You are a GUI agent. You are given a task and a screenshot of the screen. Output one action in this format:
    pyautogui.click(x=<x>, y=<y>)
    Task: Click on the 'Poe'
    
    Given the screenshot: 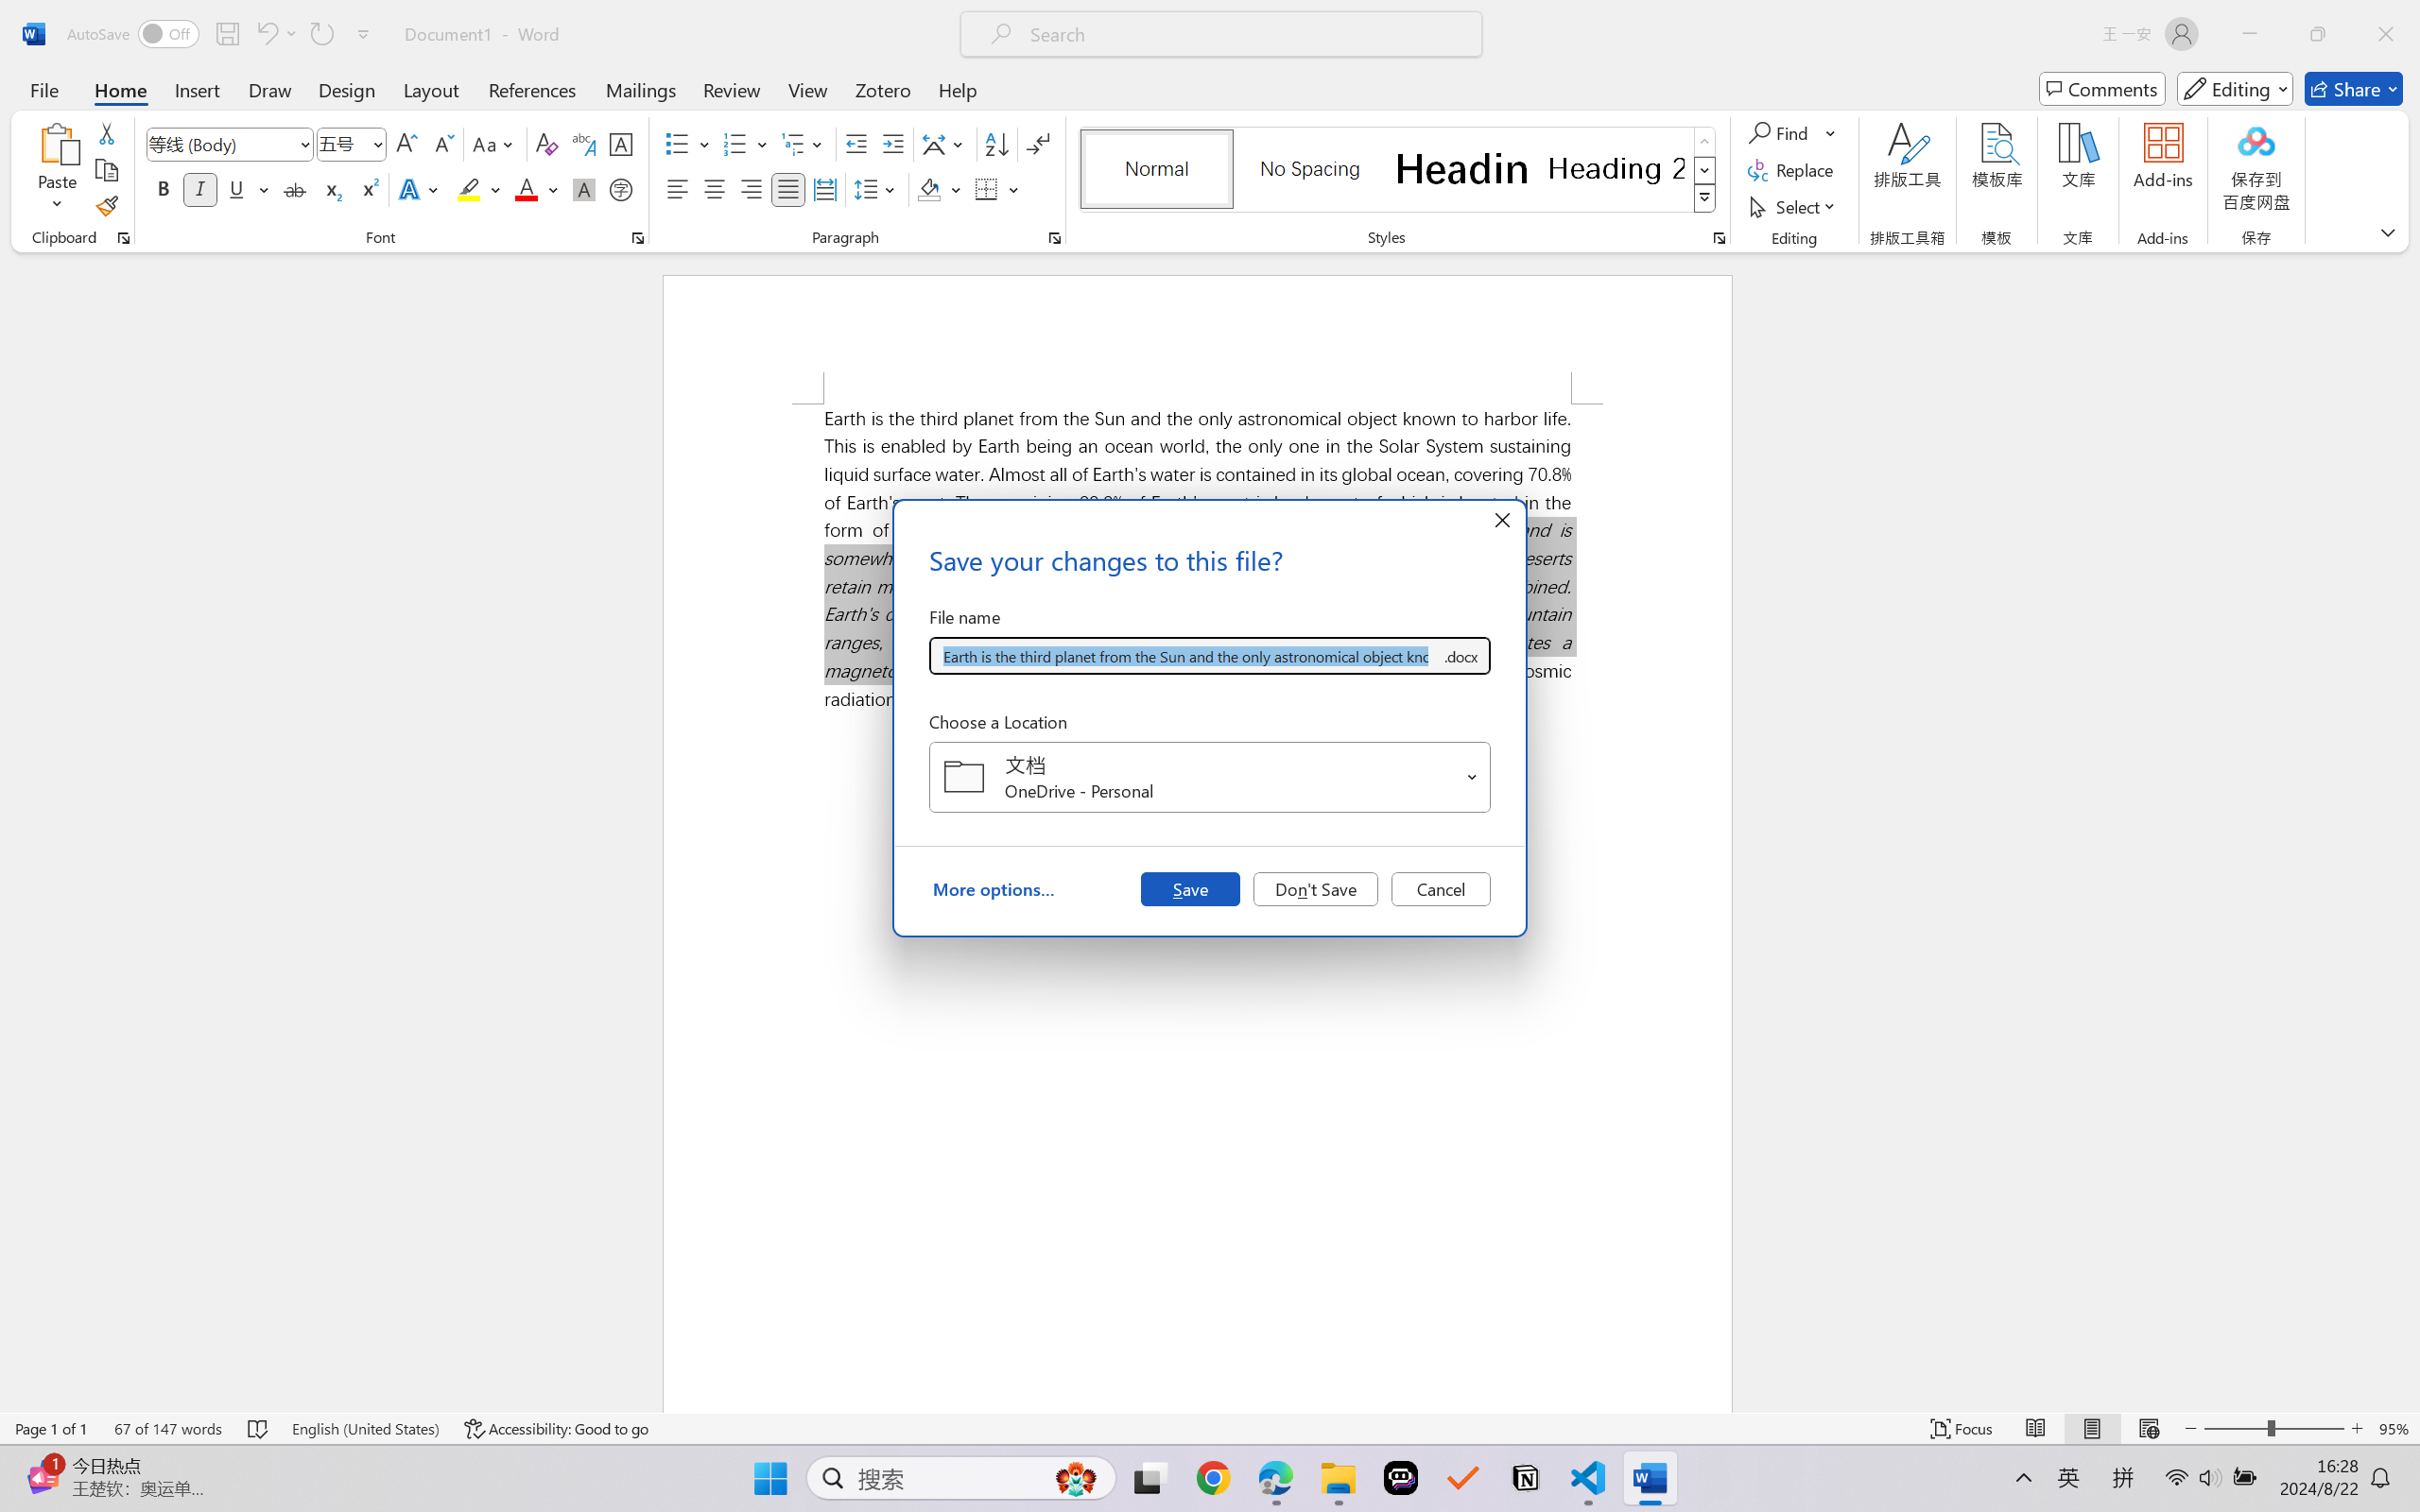 What is the action you would take?
    pyautogui.click(x=1400, y=1478)
    